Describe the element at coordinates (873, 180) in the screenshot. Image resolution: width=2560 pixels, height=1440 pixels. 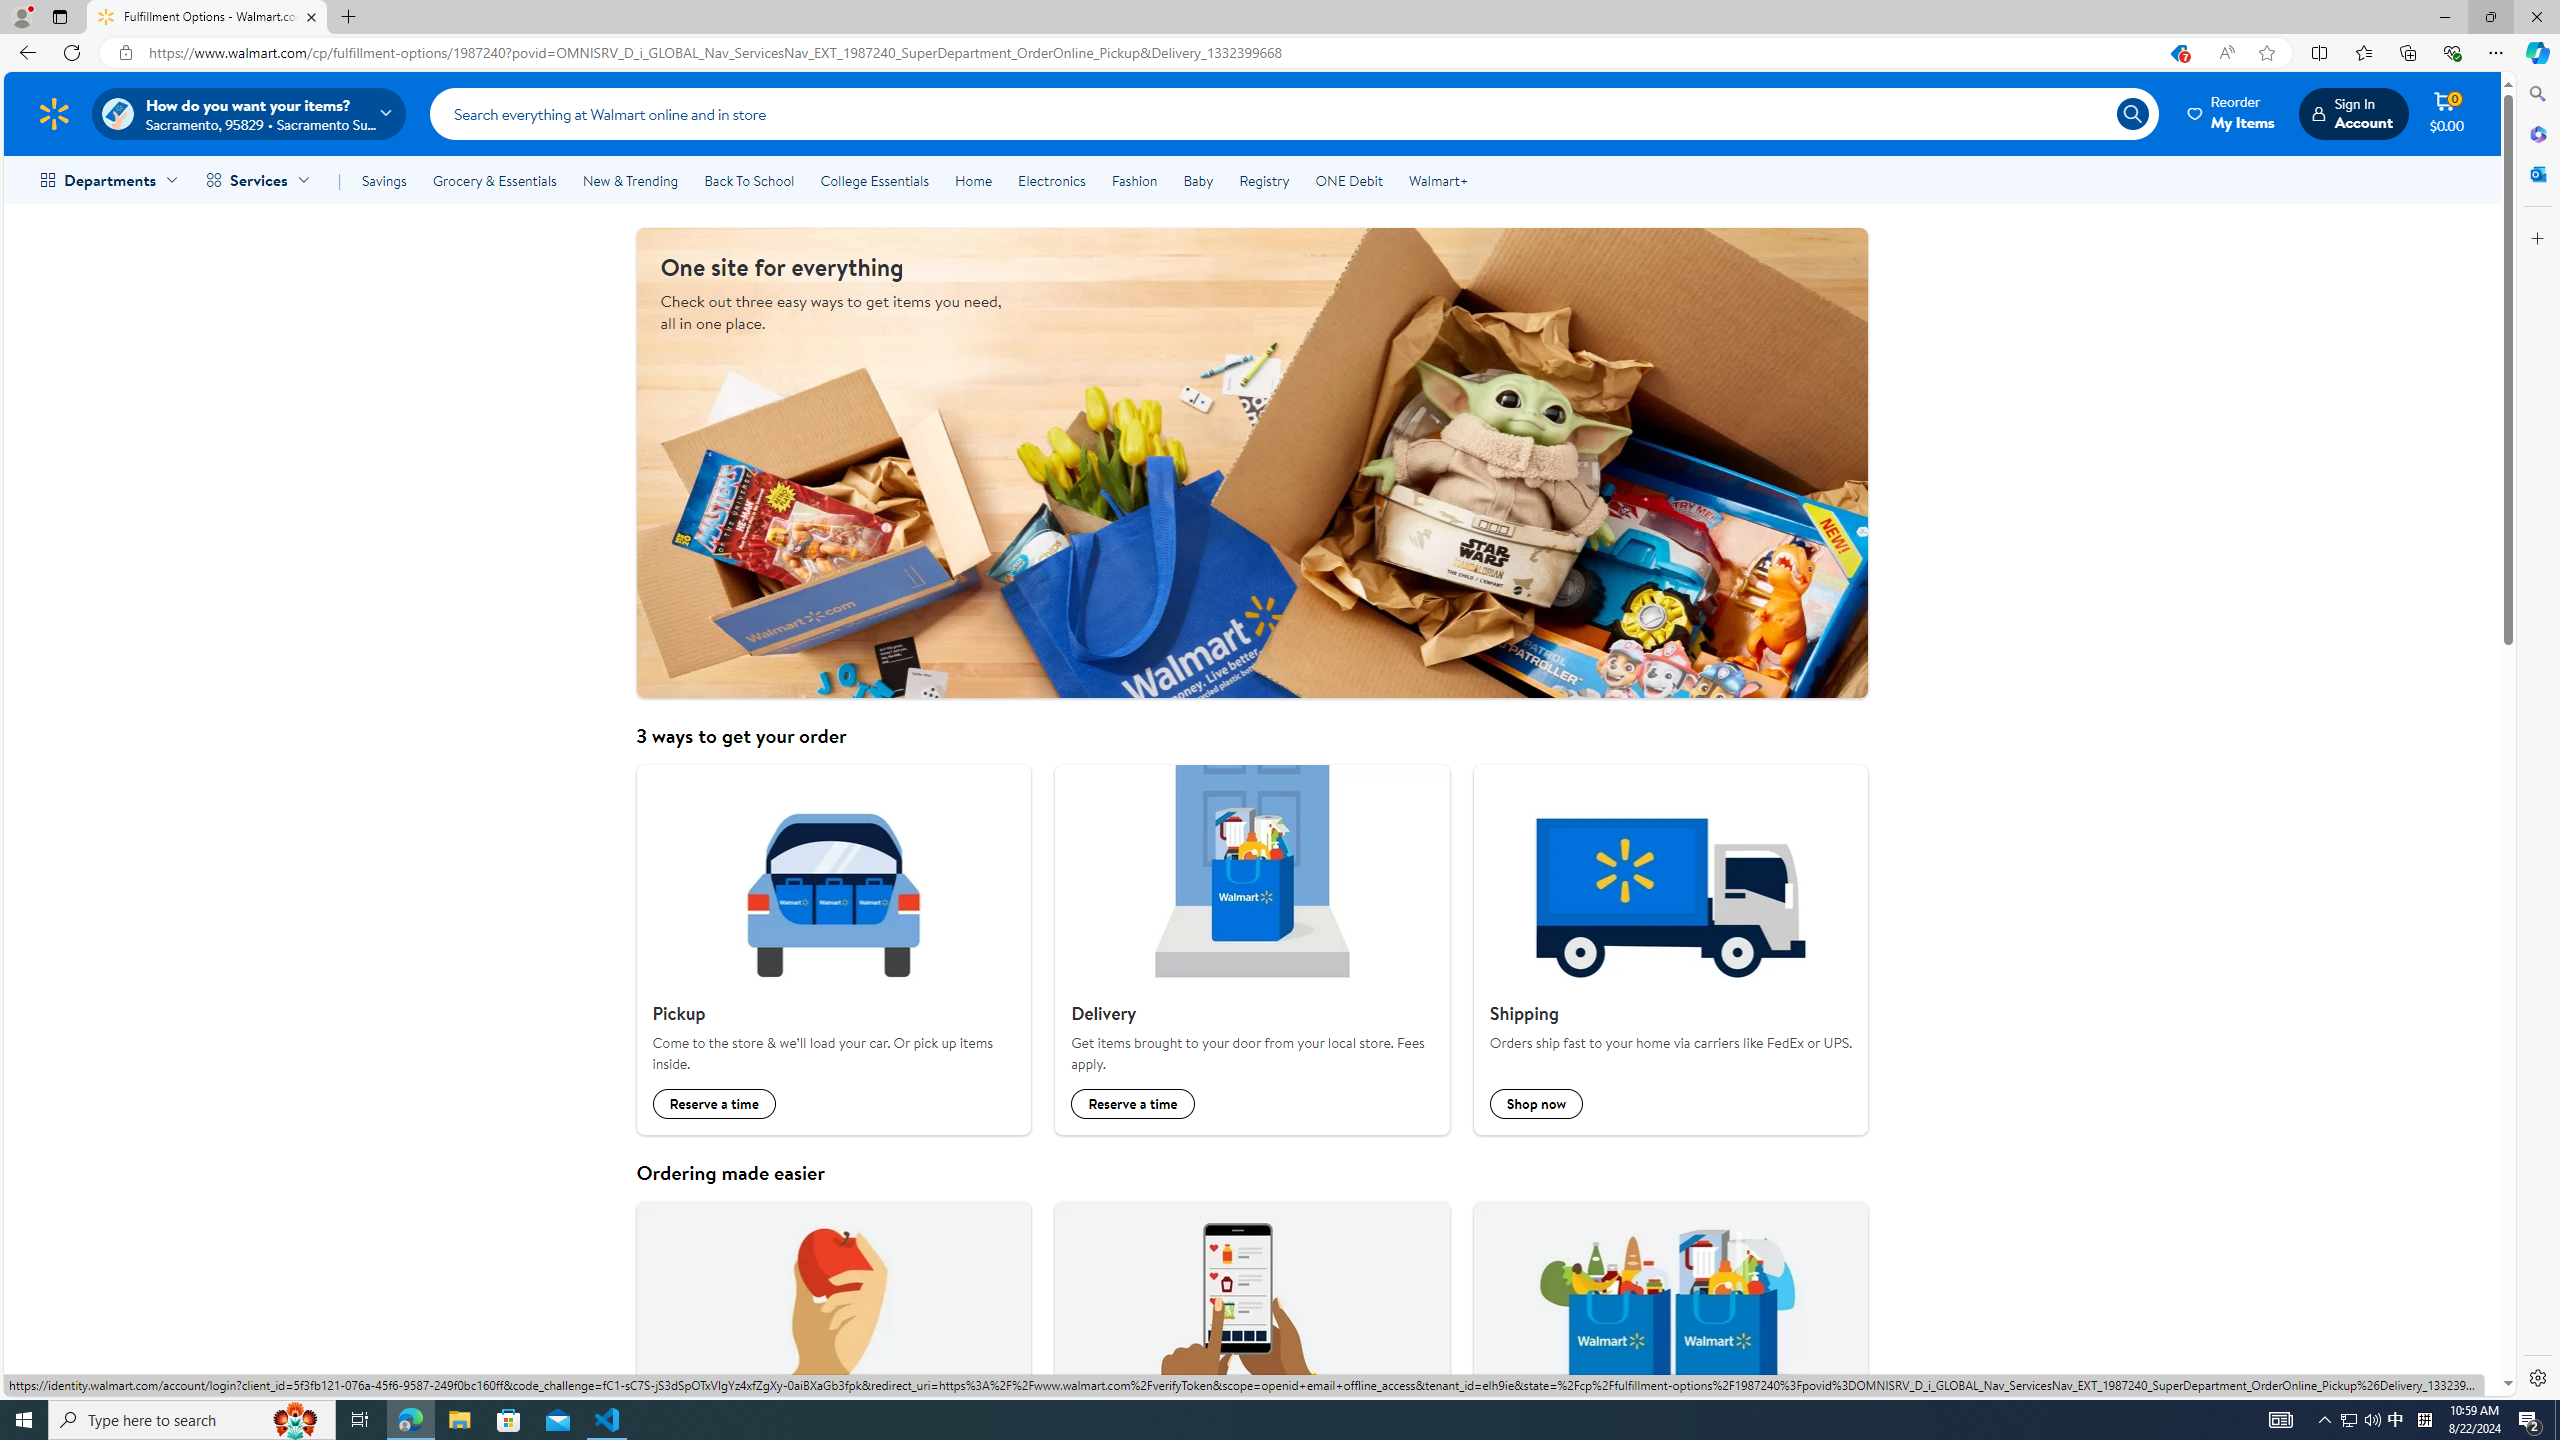
I see `'College Essentials'` at that location.